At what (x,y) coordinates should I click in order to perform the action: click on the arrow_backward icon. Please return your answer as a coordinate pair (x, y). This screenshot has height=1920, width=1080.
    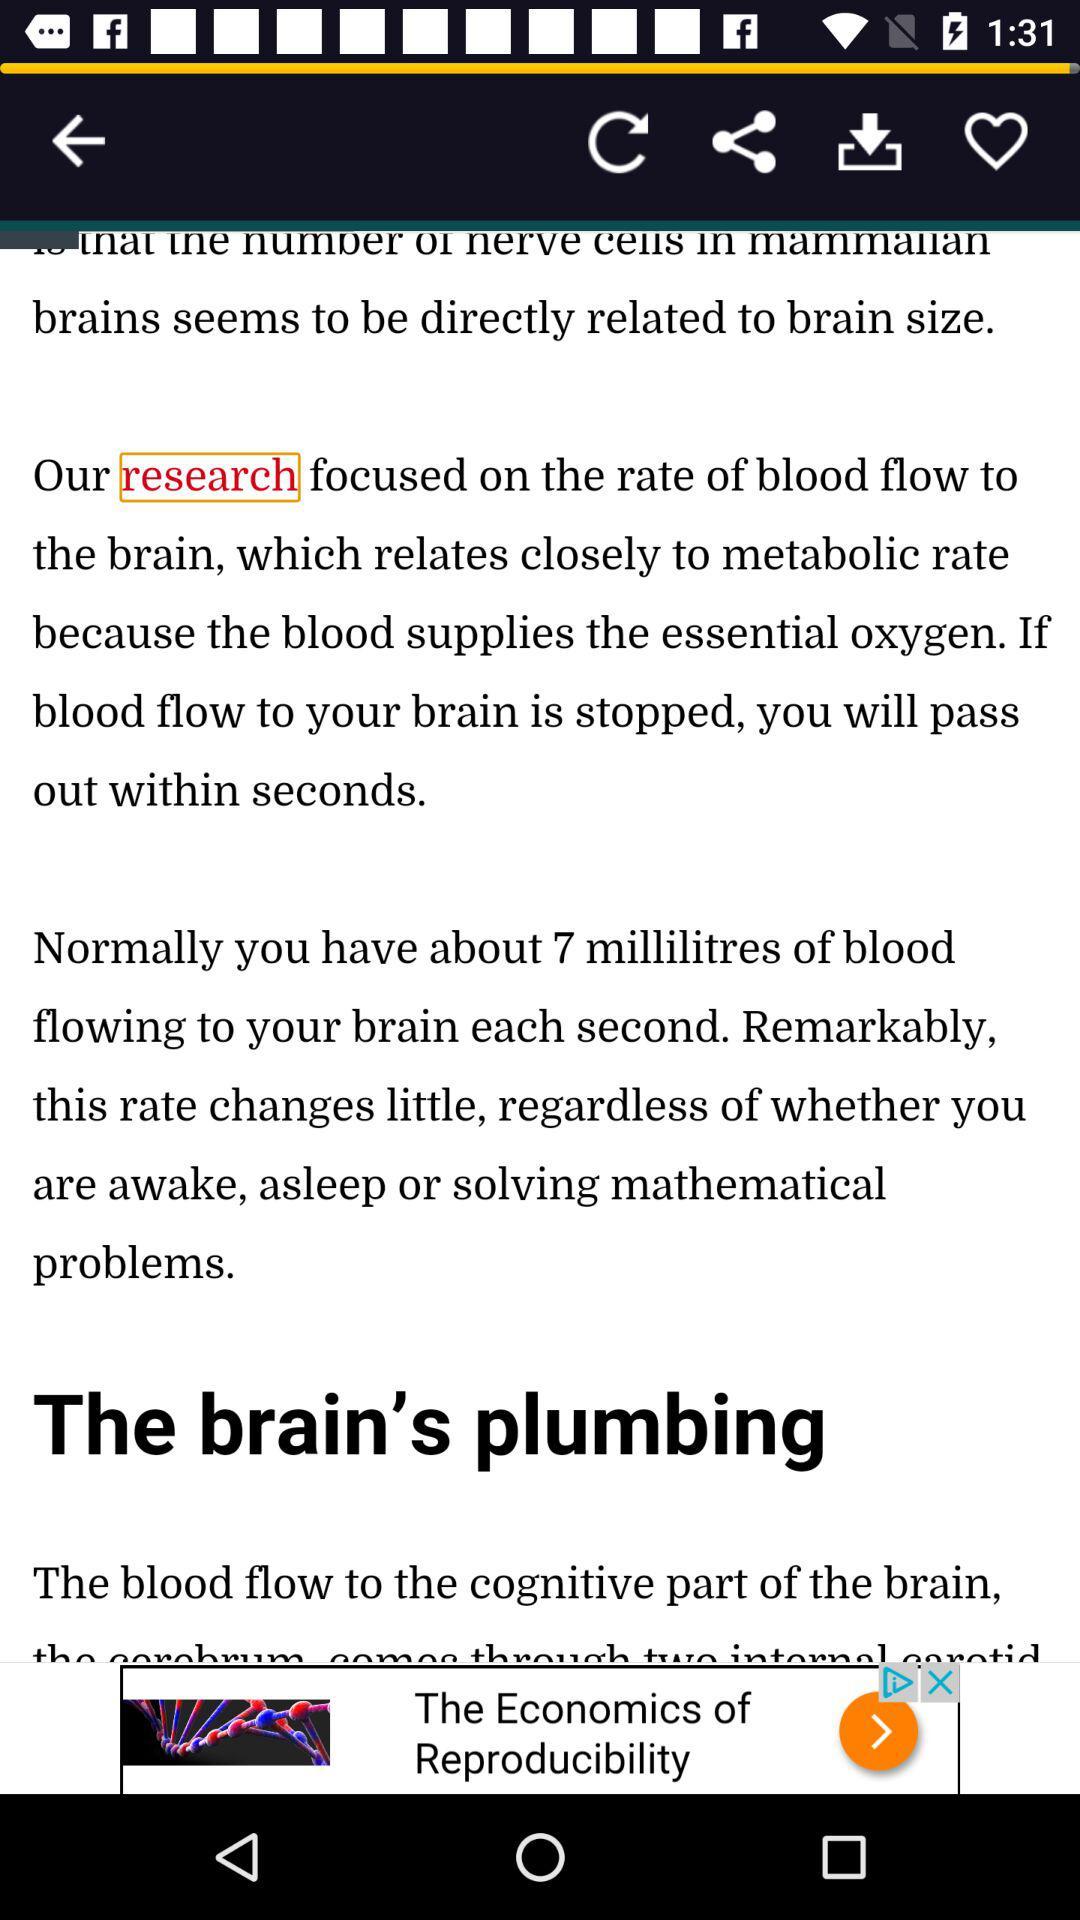
    Looking at the image, I should click on (77, 140).